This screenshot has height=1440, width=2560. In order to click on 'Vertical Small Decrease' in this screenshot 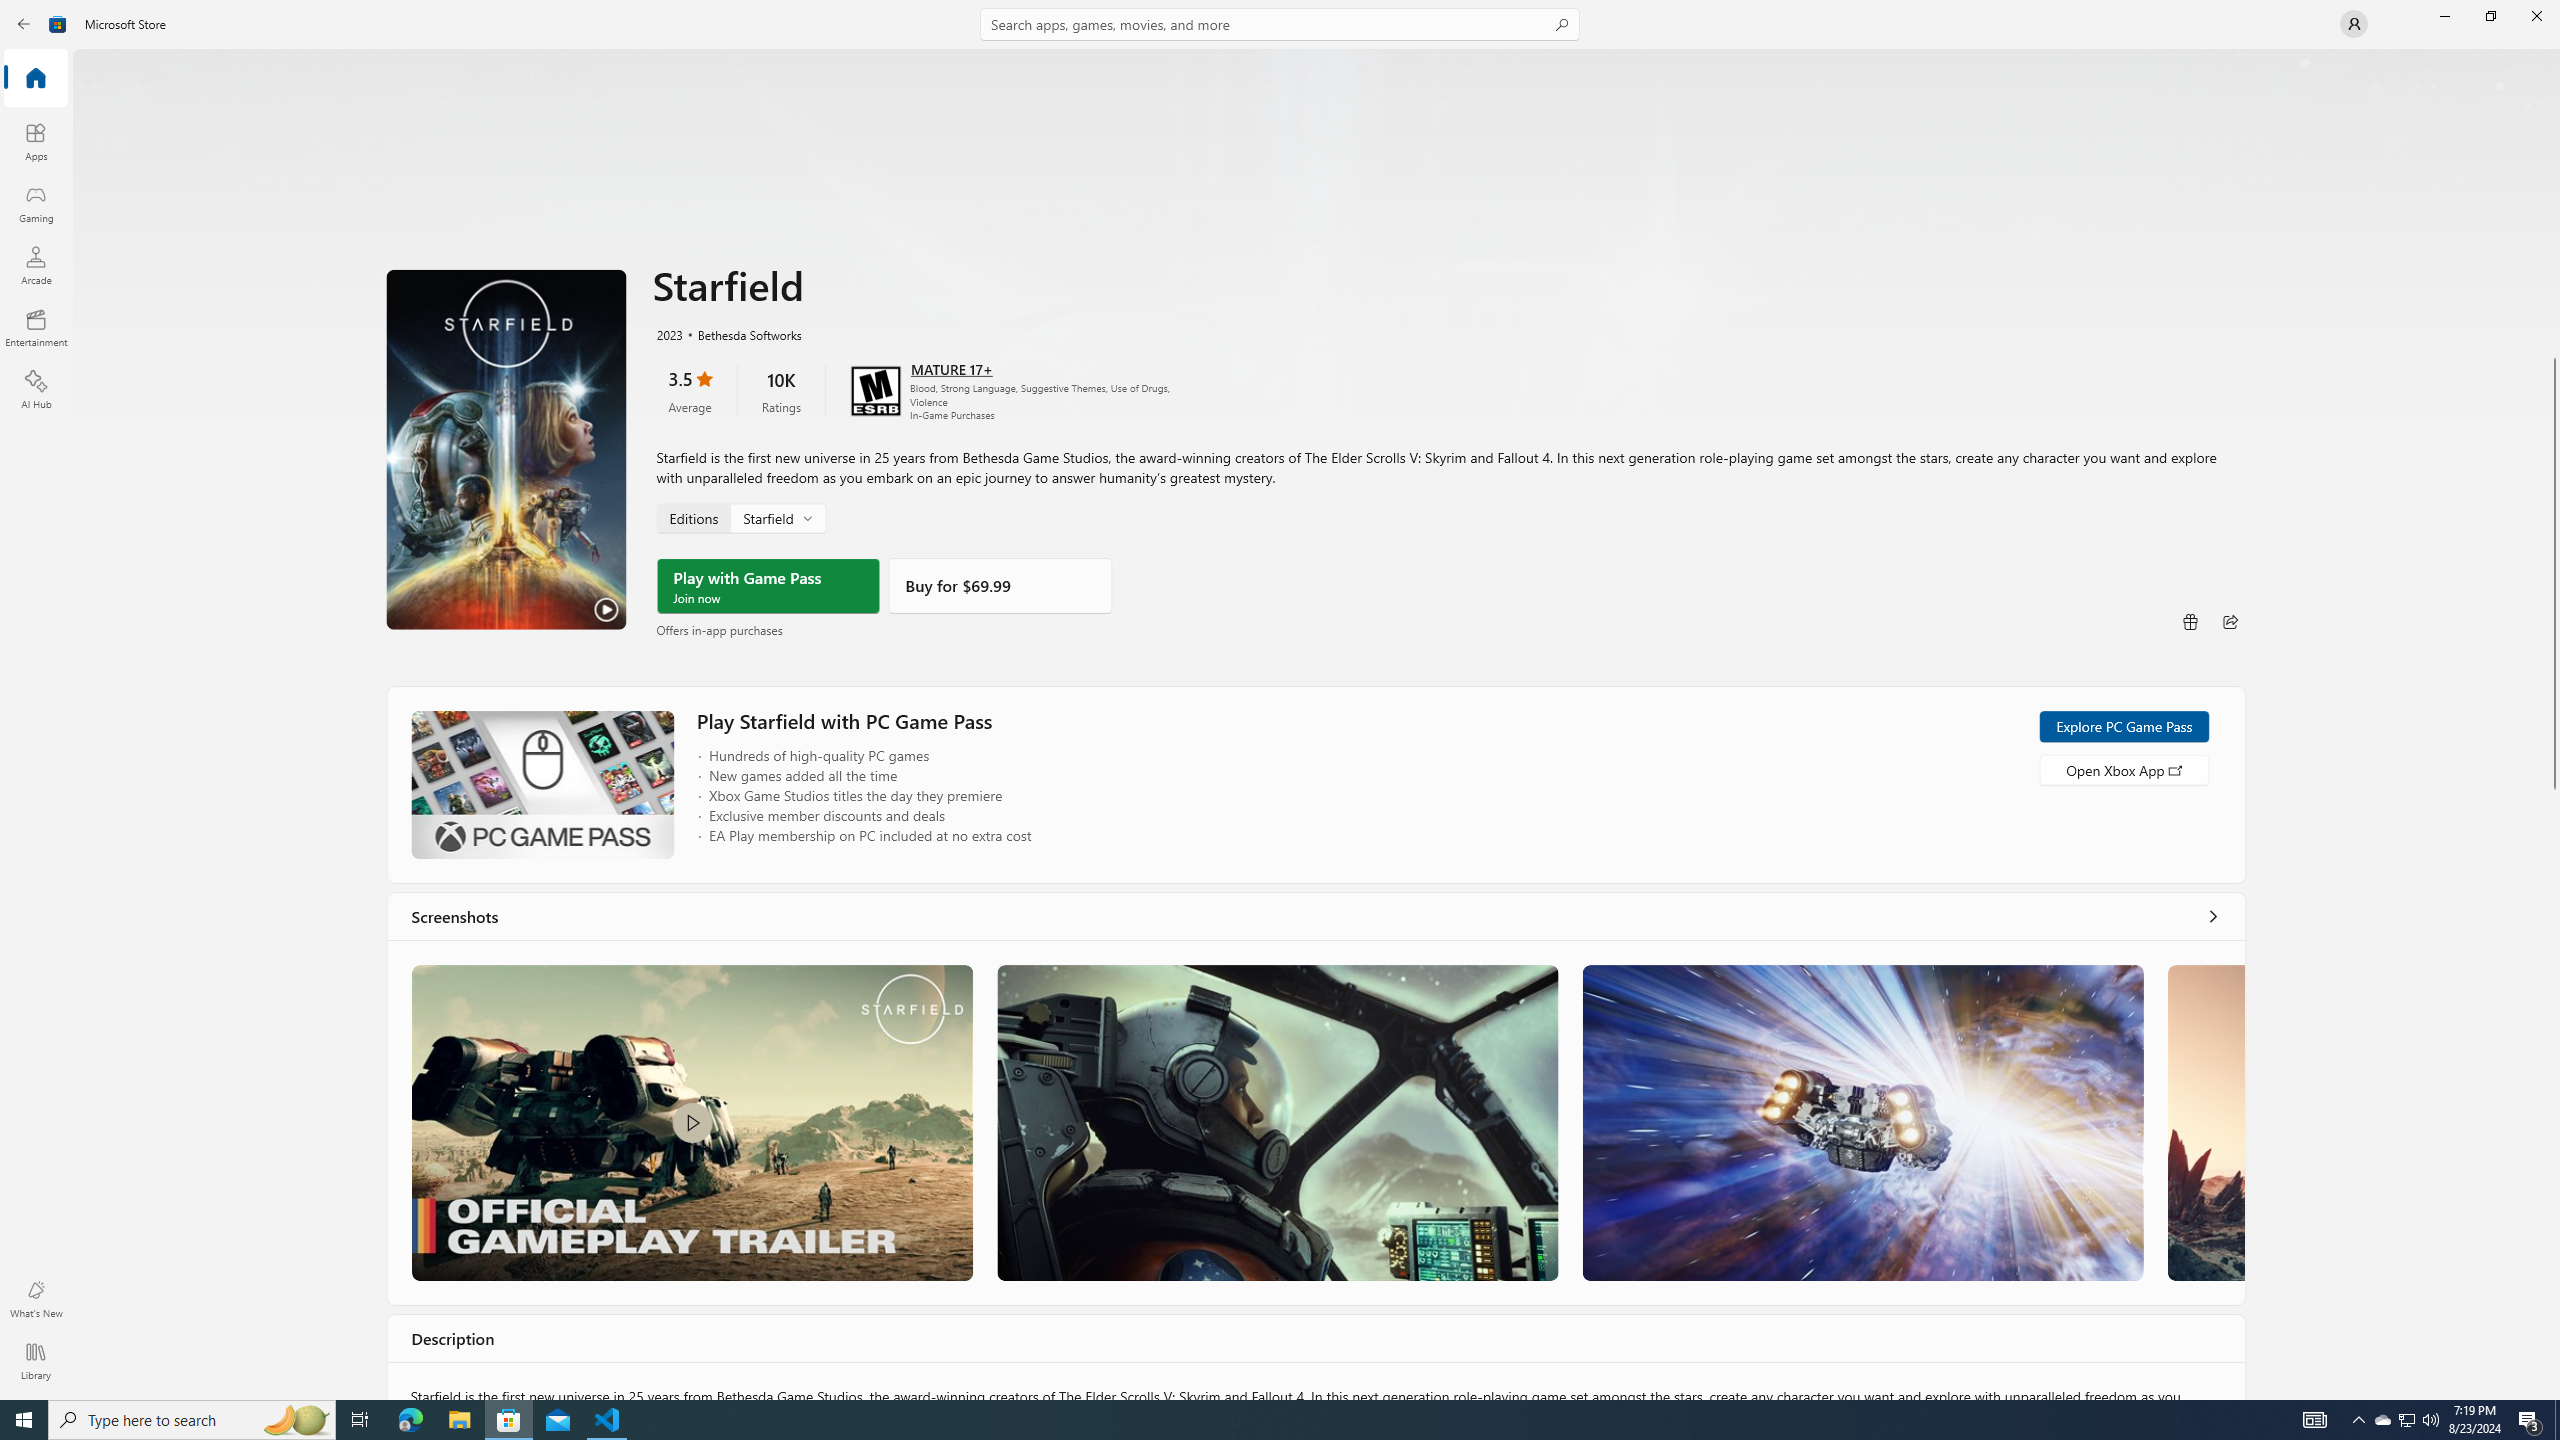, I will do `click(2552, 55)`.